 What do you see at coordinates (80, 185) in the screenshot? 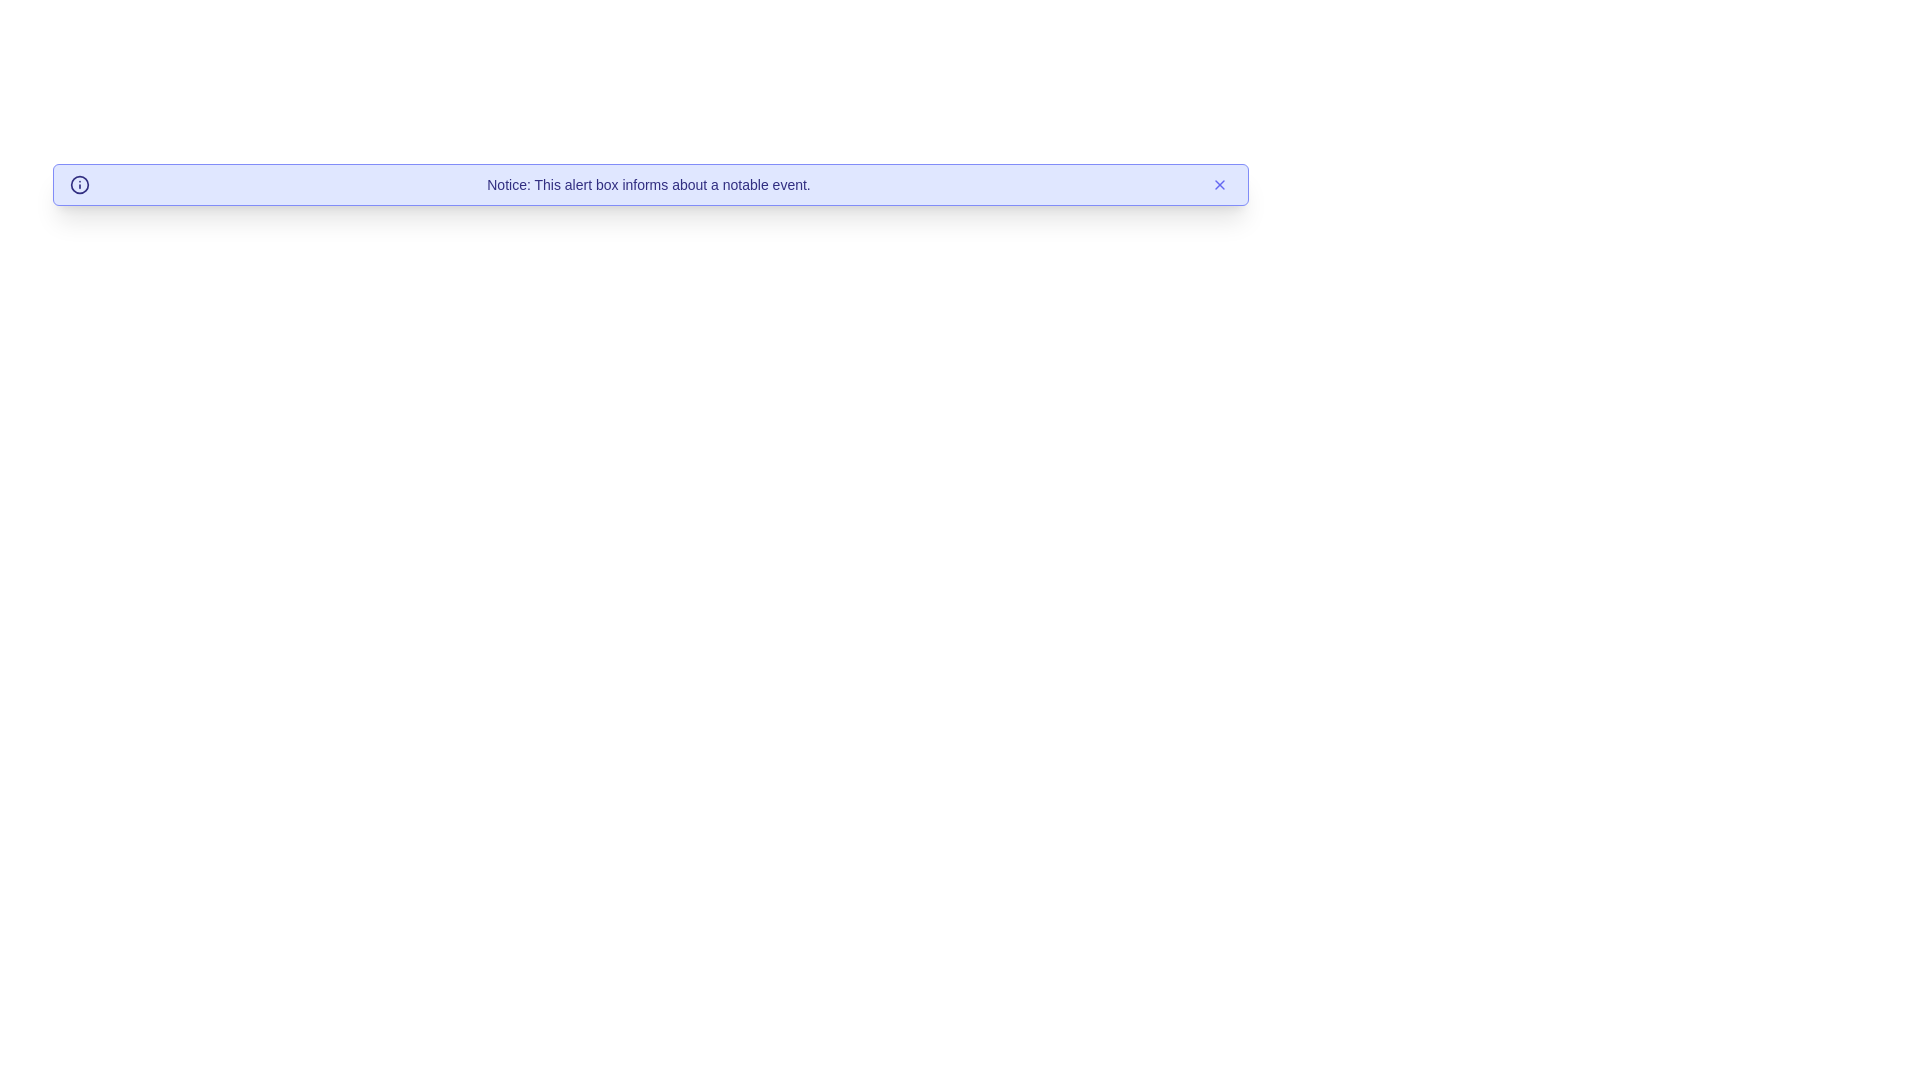
I see `the informational icon to interact with it` at bounding box center [80, 185].